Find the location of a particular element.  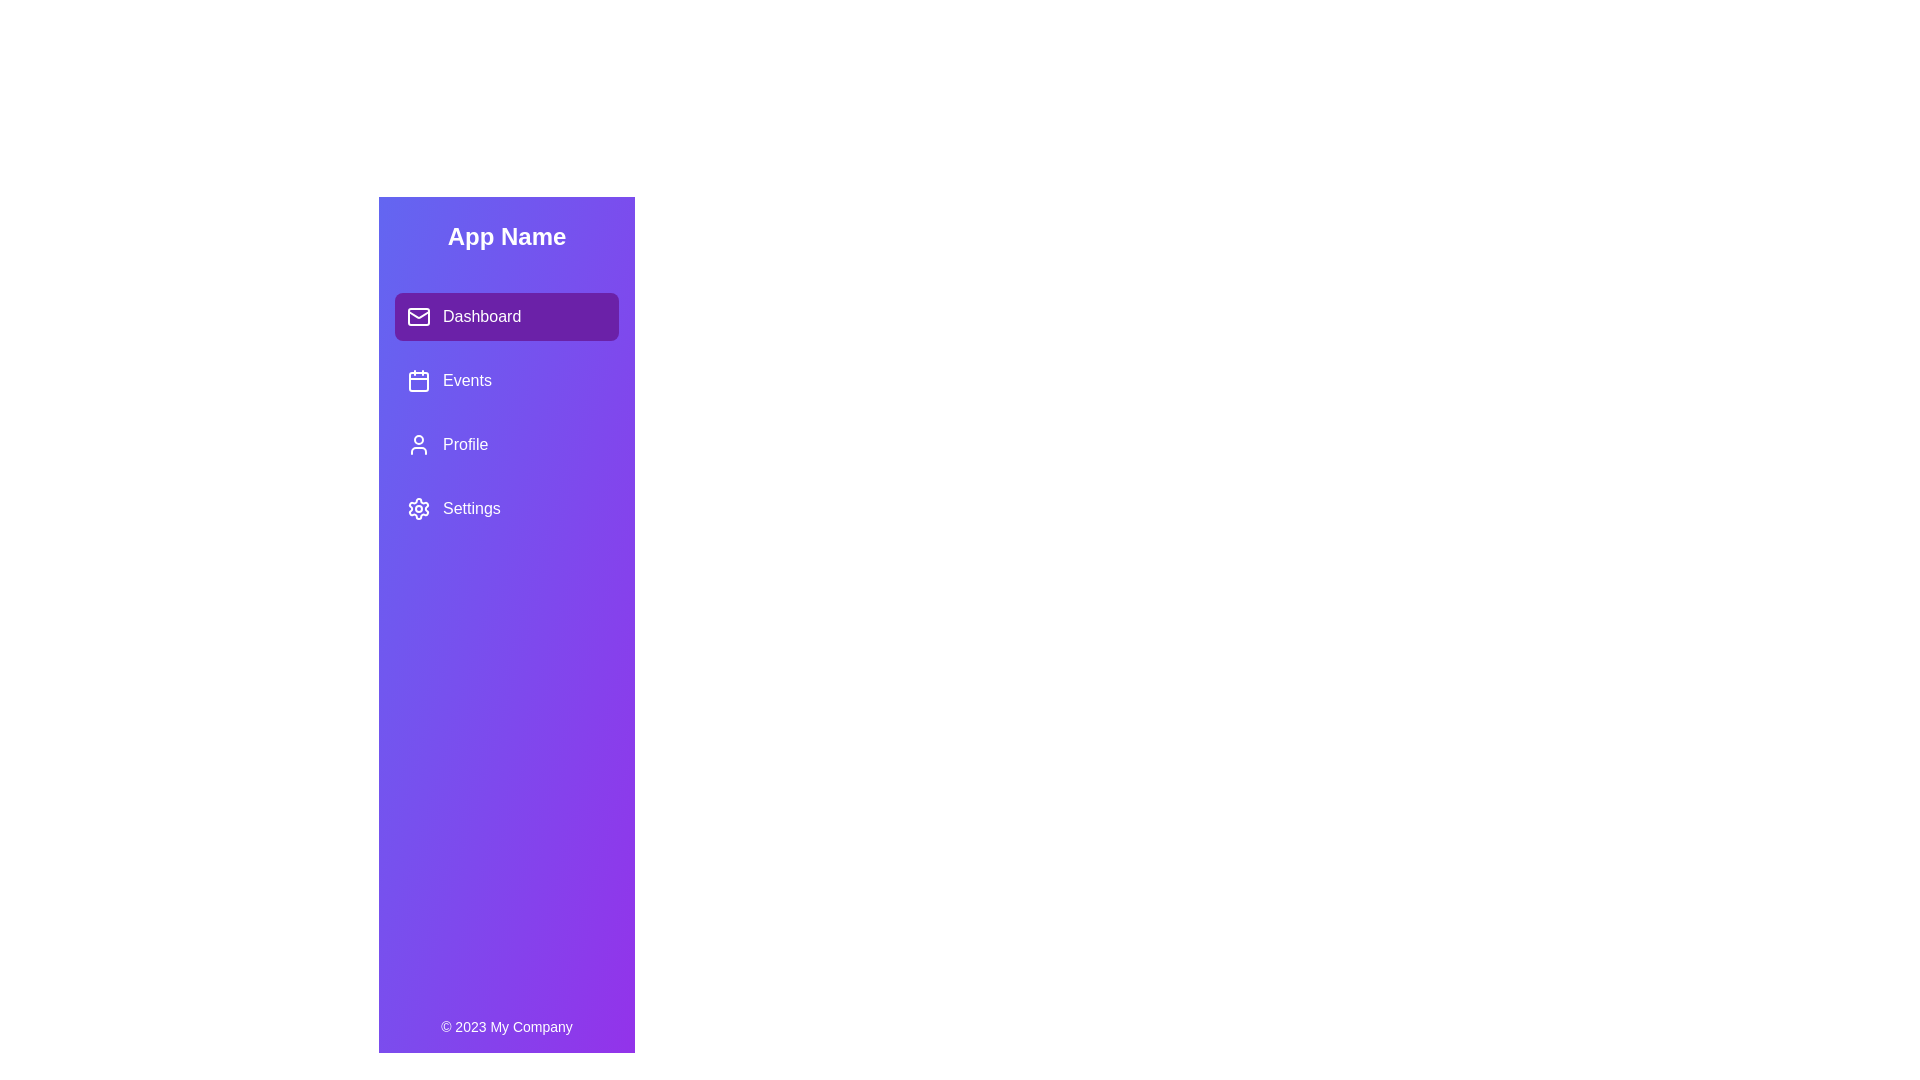

the navigation item corresponding to Dashboard is located at coordinates (507, 315).